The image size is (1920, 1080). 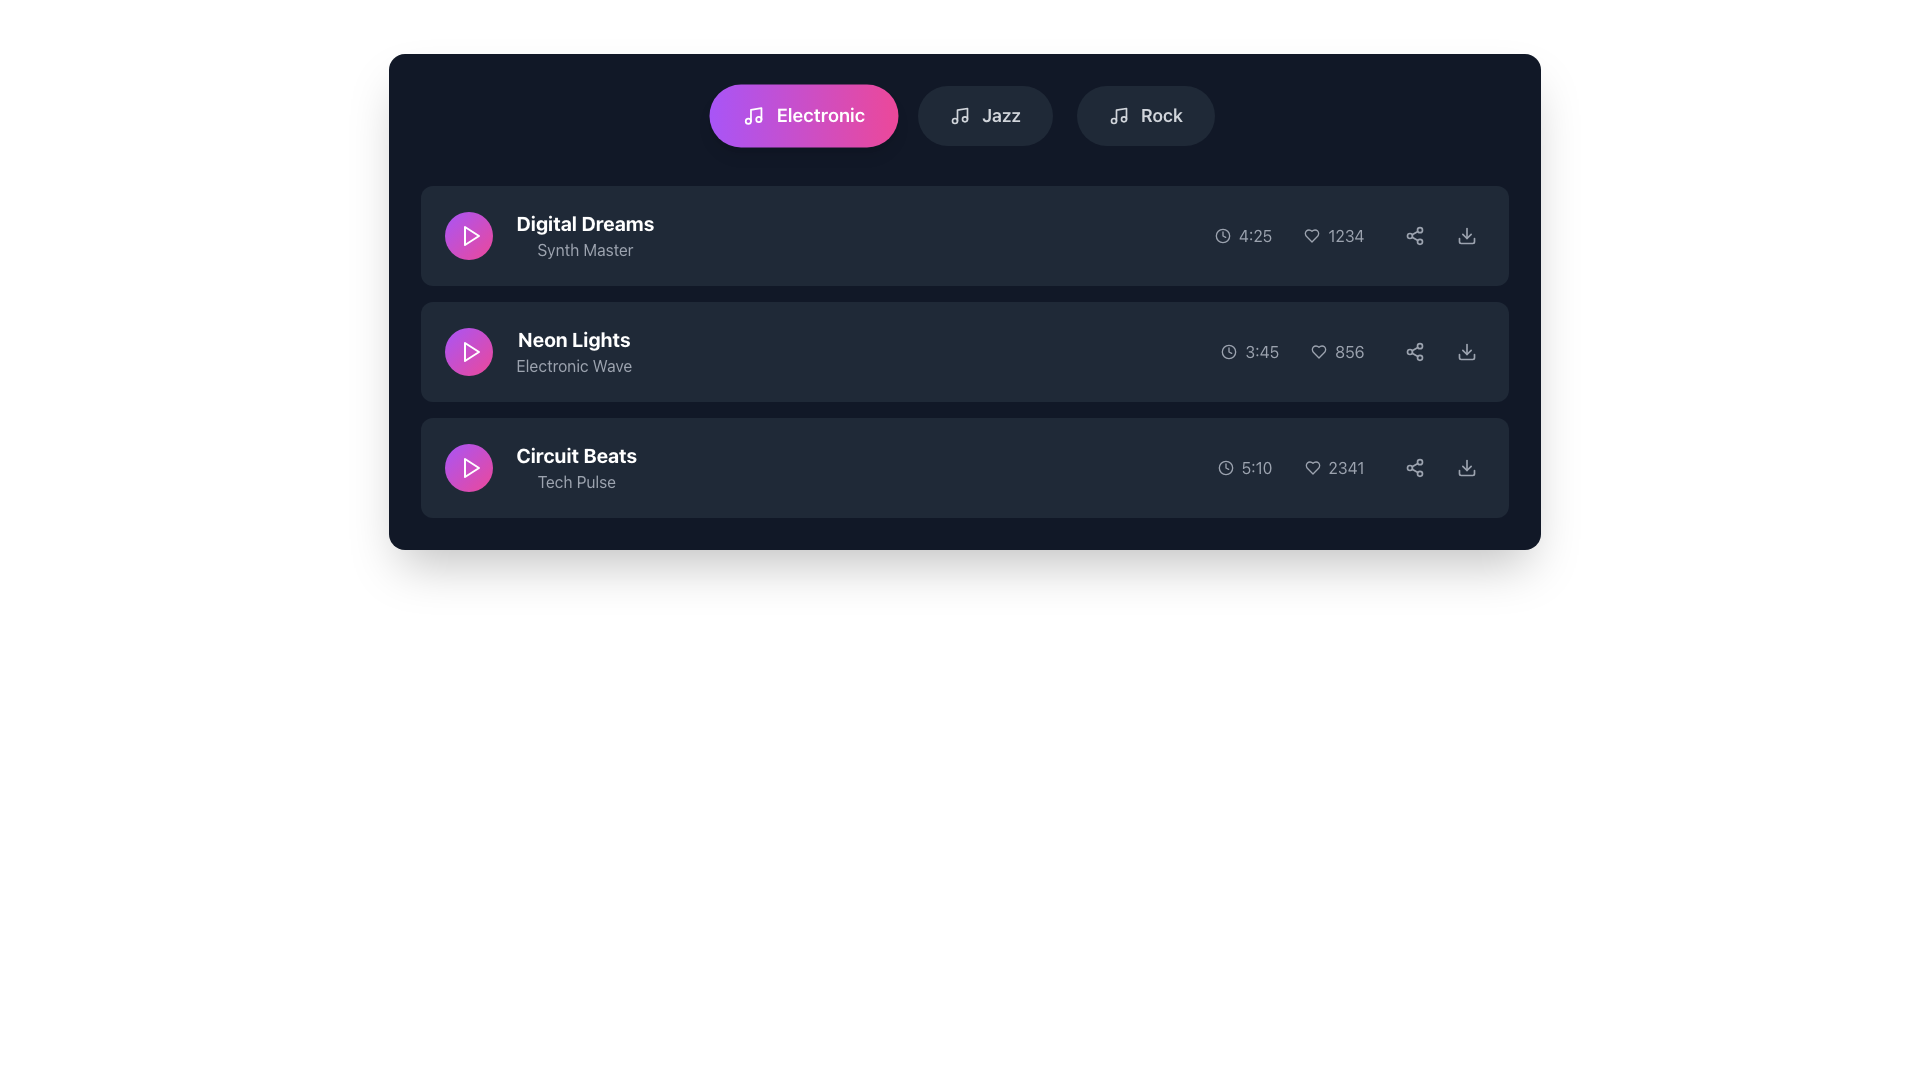 What do you see at coordinates (962, 114) in the screenshot?
I see `the Jazz music genre icon element located in the middle row of icons at the top of the interface for visual indication` at bounding box center [962, 114].